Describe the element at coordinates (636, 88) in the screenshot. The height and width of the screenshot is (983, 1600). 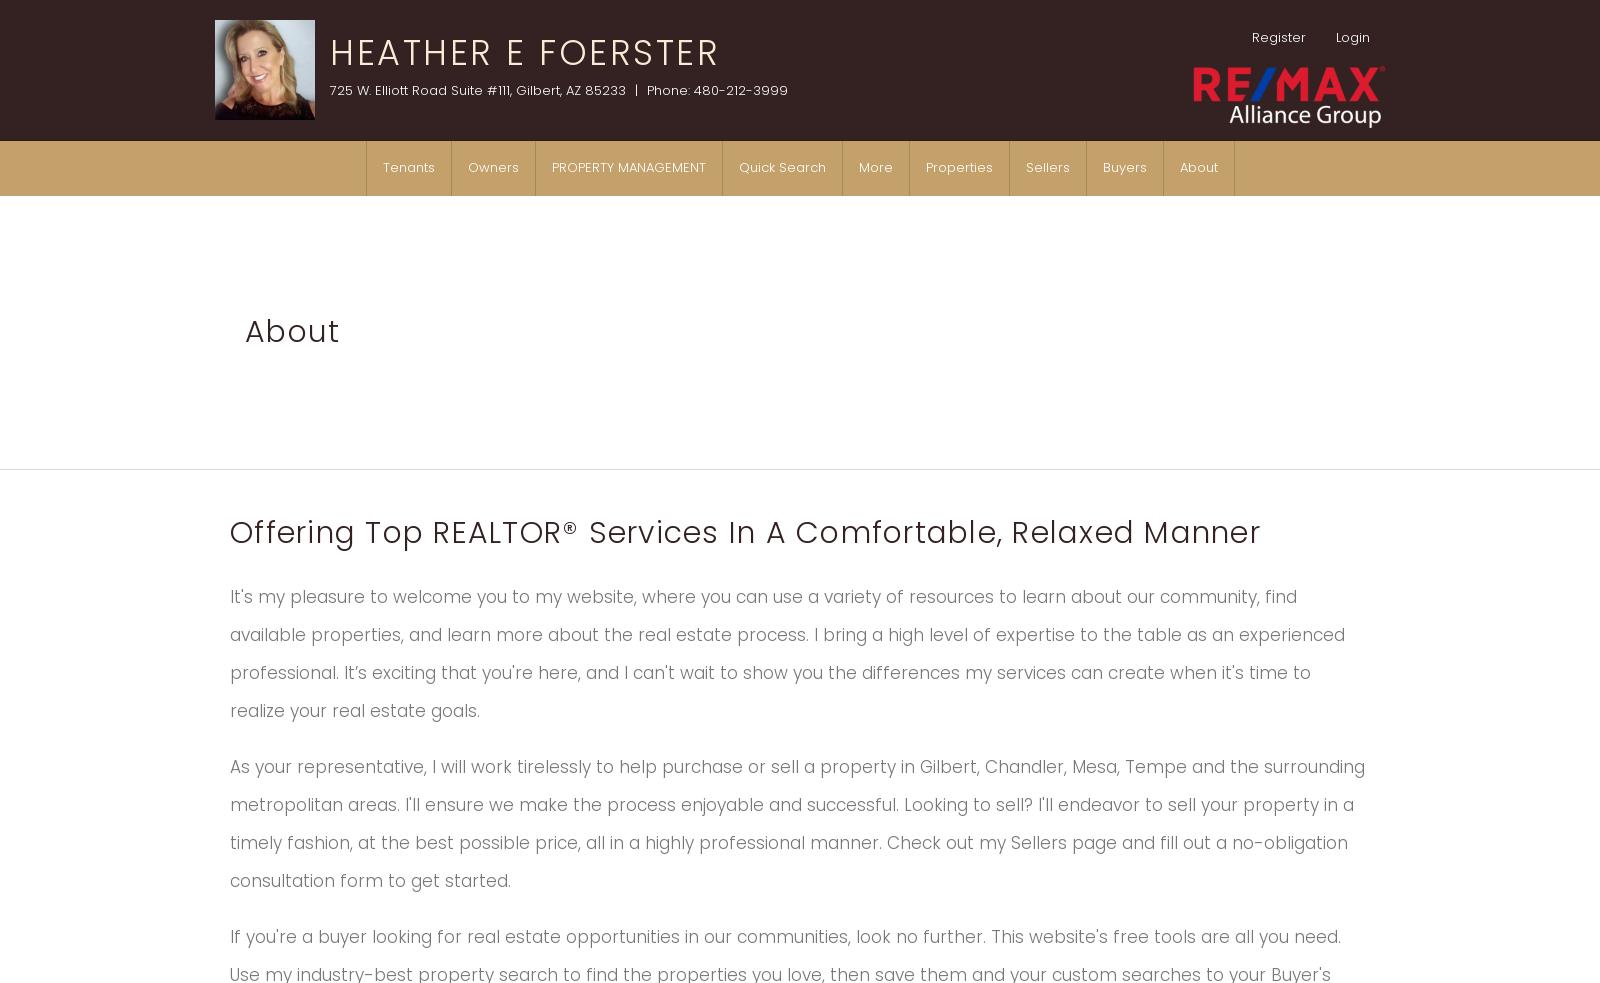
I see `'|'` at that location.